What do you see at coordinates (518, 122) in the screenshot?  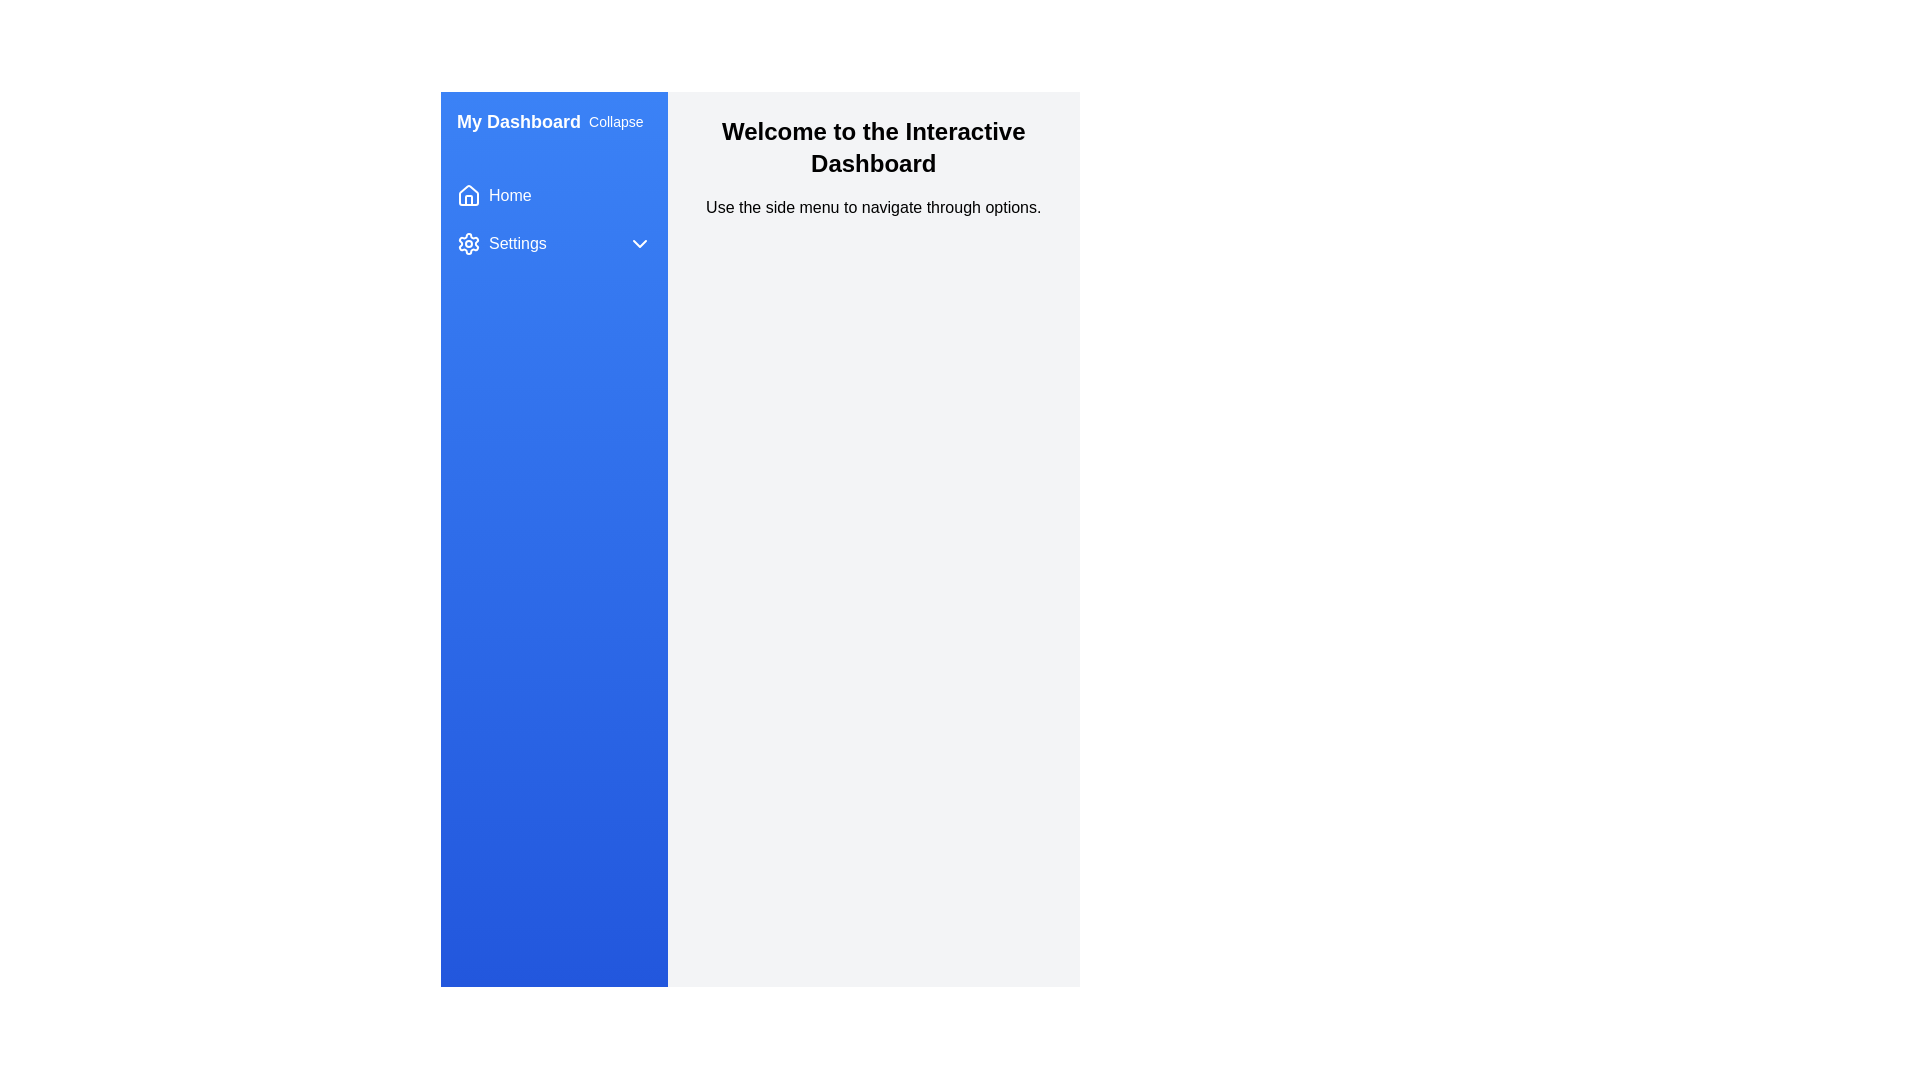 I see `the text label 'My Dashboard' which is styled in bold and large font, located in the top left corner of the interface inside the left sidebar` at bounding box center [518, 122].